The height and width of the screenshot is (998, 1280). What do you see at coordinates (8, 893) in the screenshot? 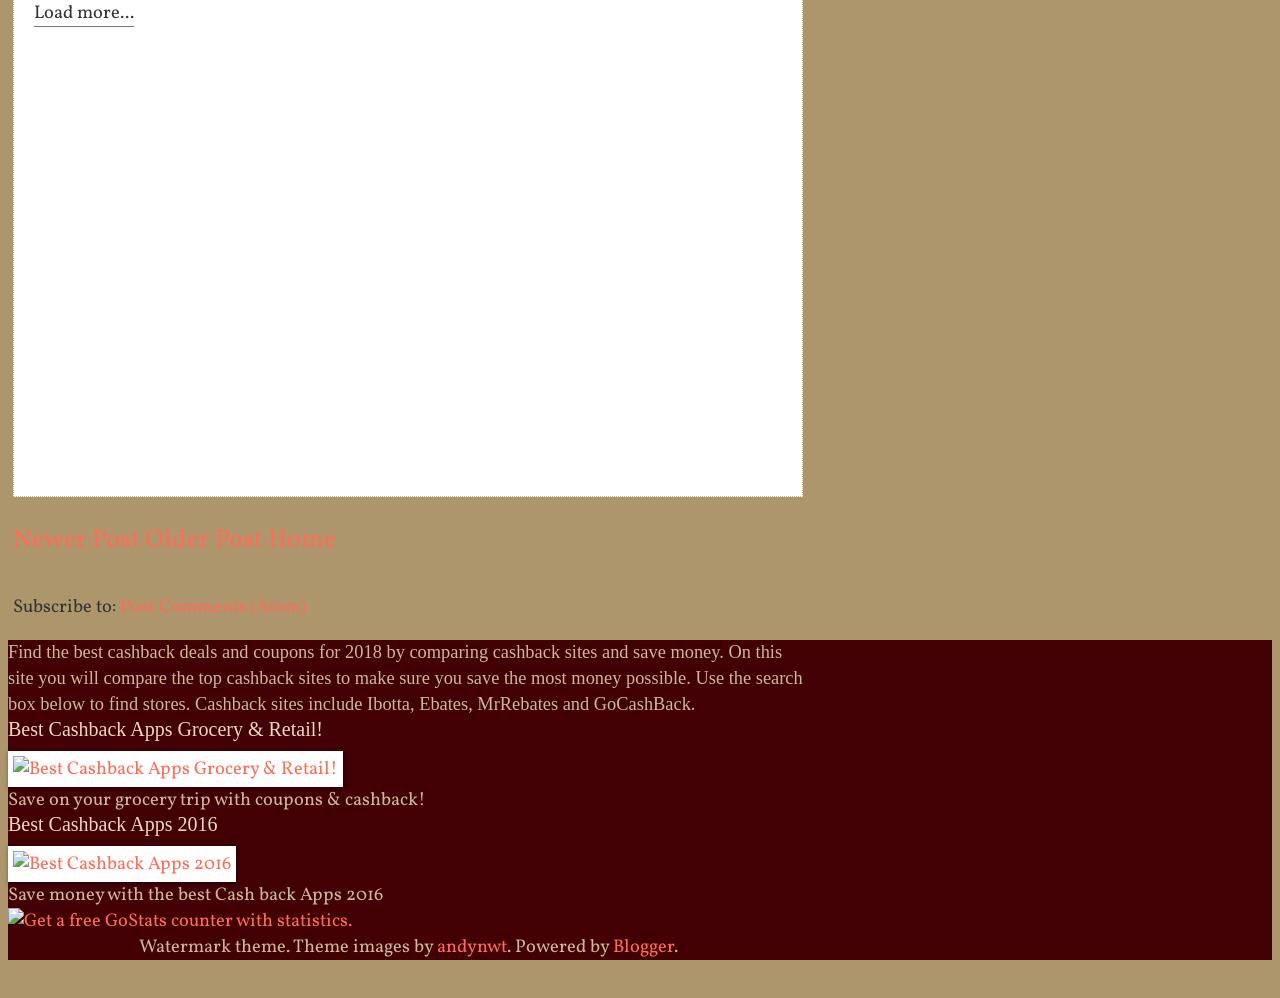
I see `'Save money with the best Cash back Apps 2016'` at bounding box center [8, 893].